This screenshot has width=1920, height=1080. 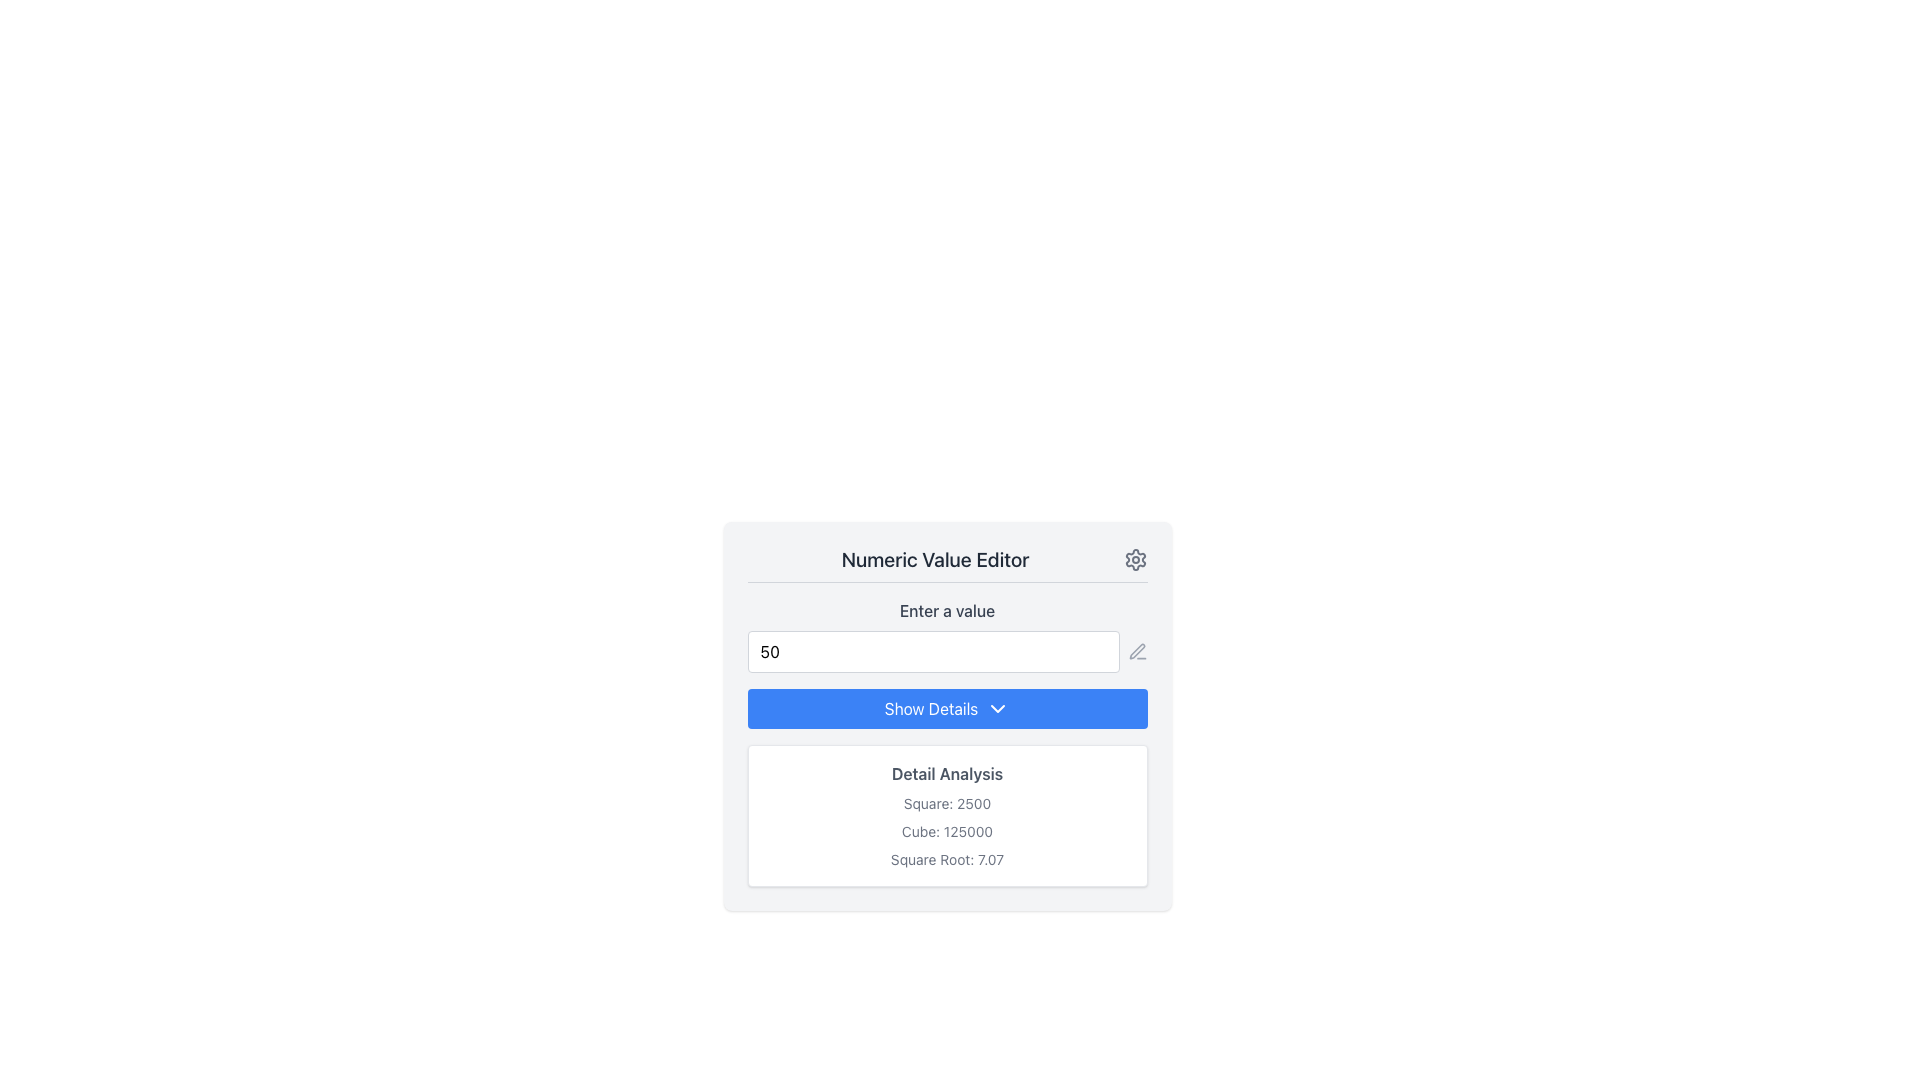 I want to click on the settings icon located, so click(x=1135, y=559).